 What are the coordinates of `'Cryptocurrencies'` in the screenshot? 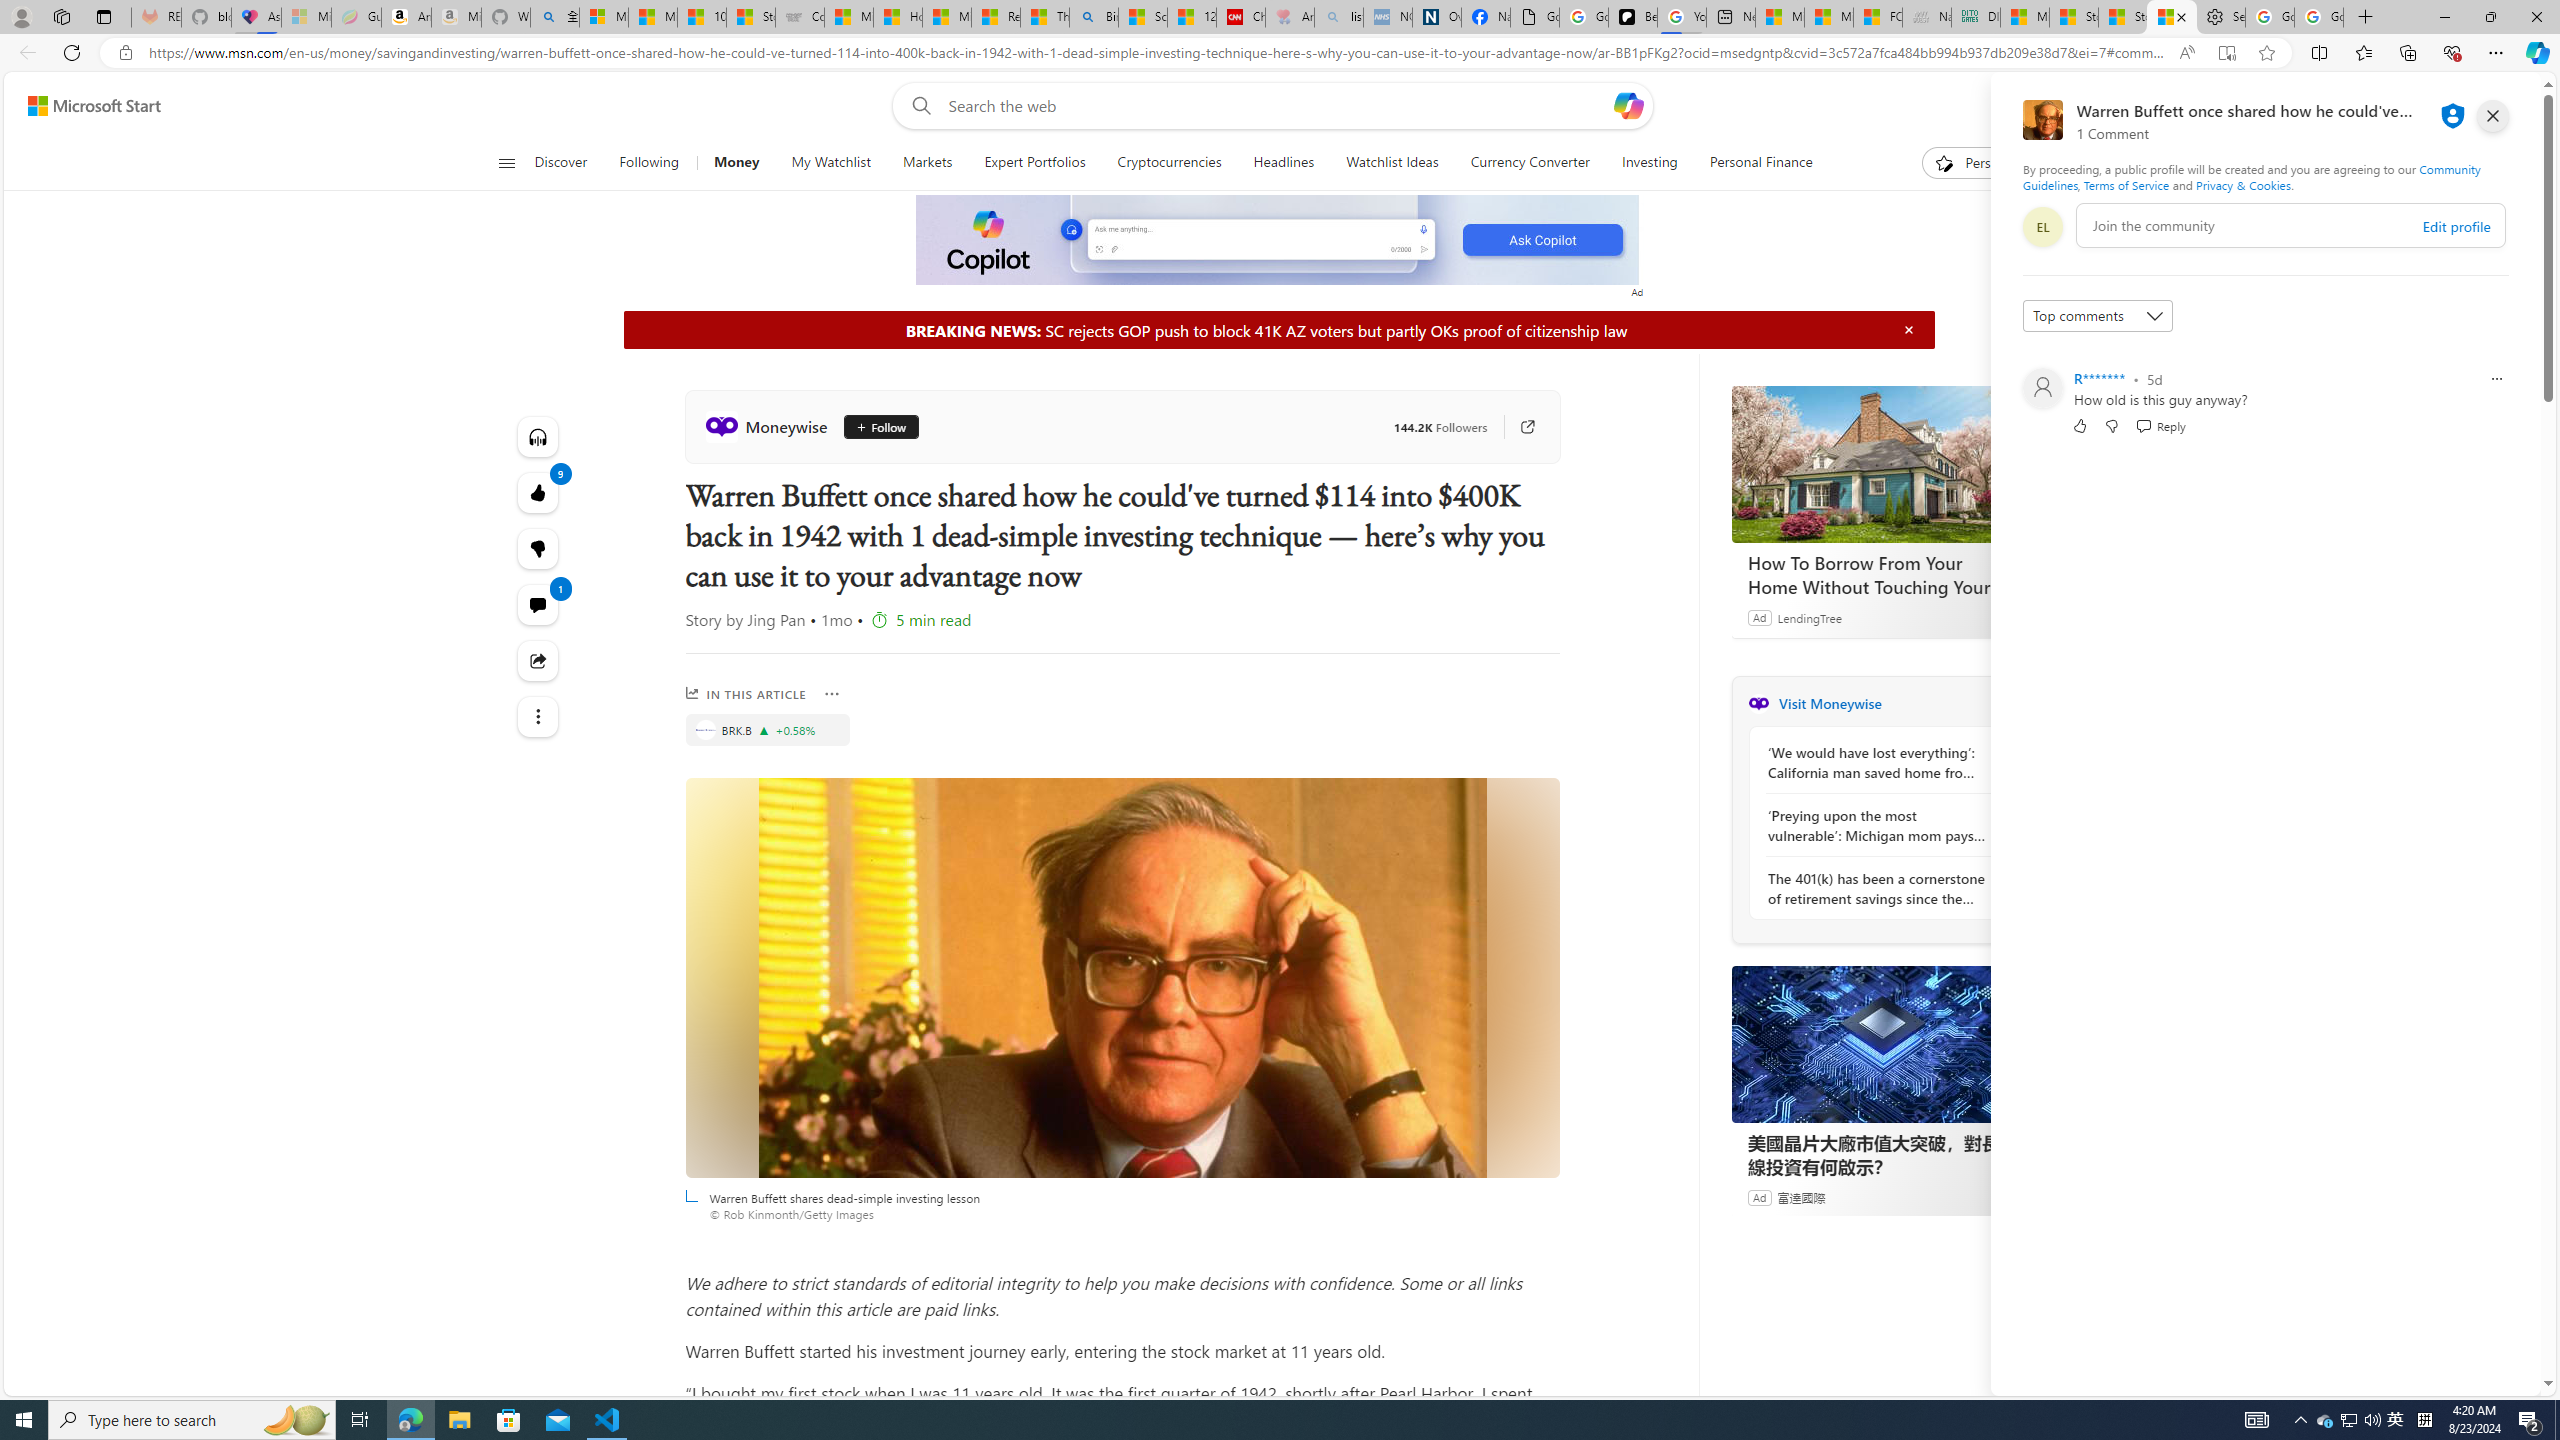 It's located at (1169, 162).